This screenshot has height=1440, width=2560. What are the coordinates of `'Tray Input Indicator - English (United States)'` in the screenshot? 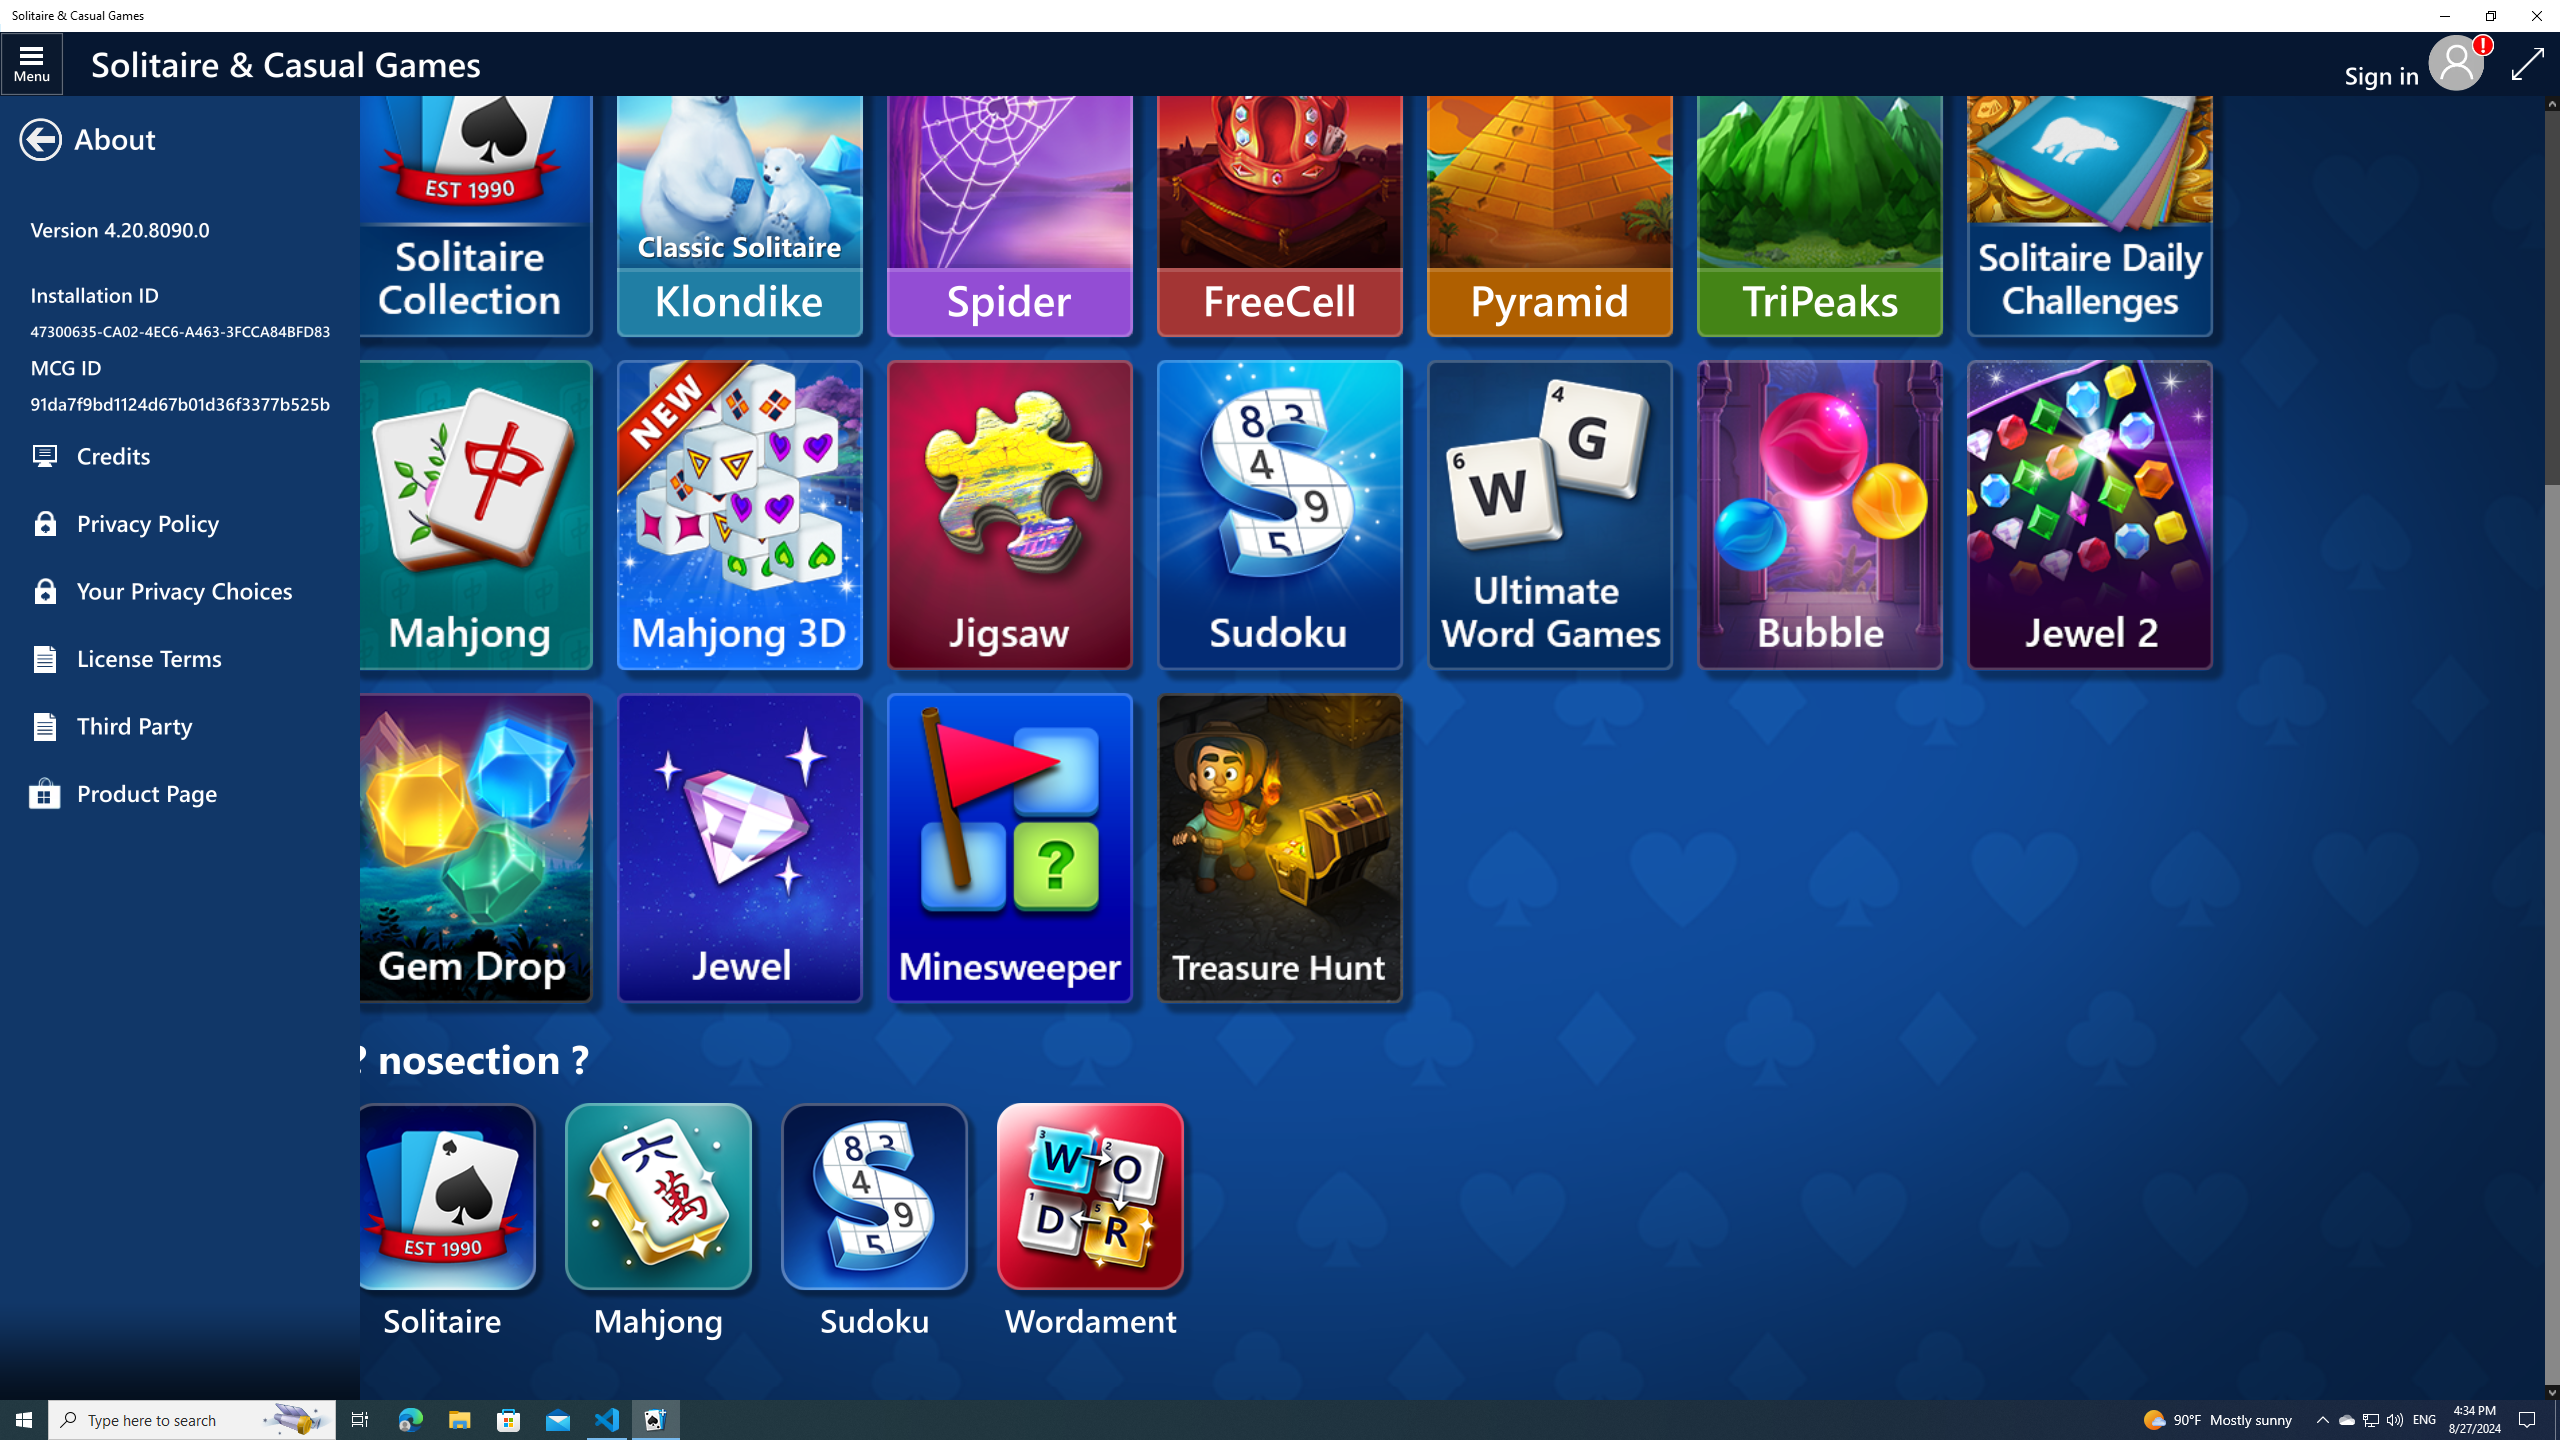 It's located at (2424, 1418).